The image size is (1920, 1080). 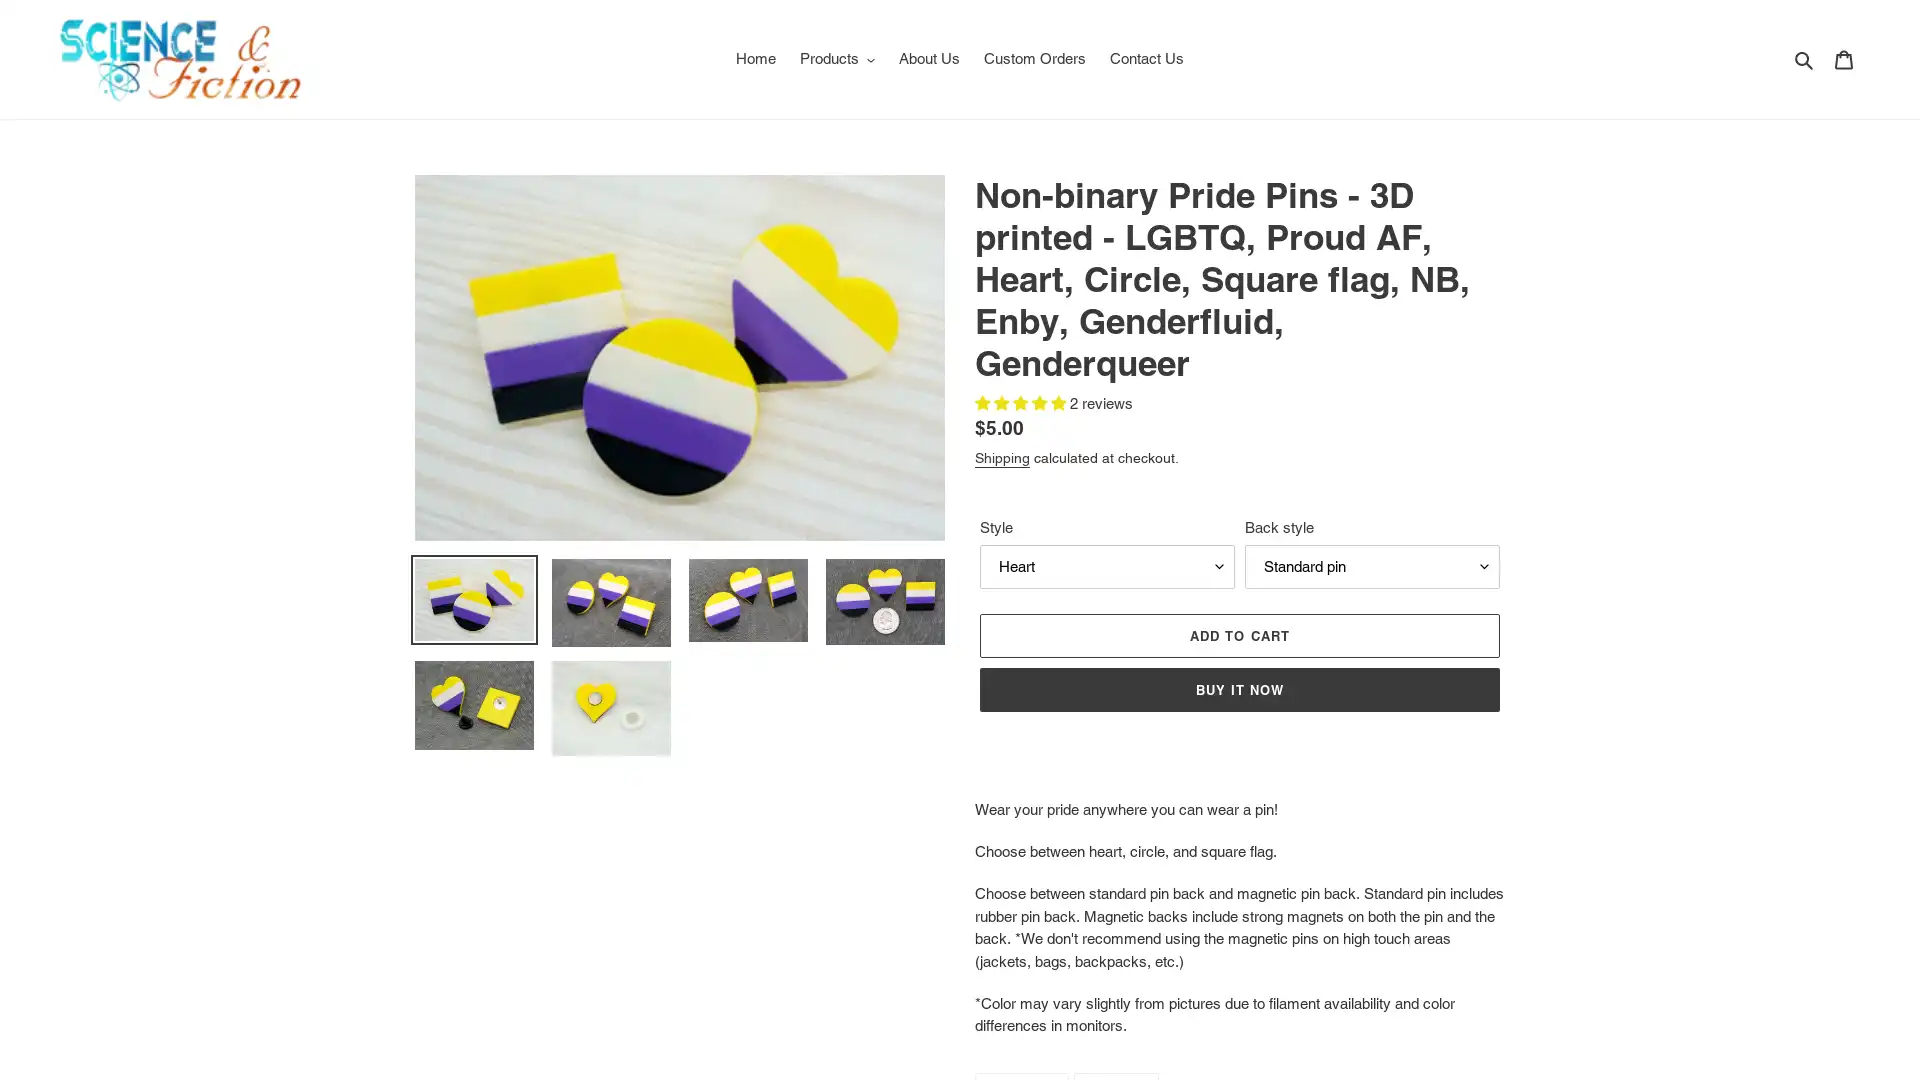 What do you see at coordinates (1022, 402) in the screenshot?
I see `5.00 stars` at bounding box center [1022, 402].